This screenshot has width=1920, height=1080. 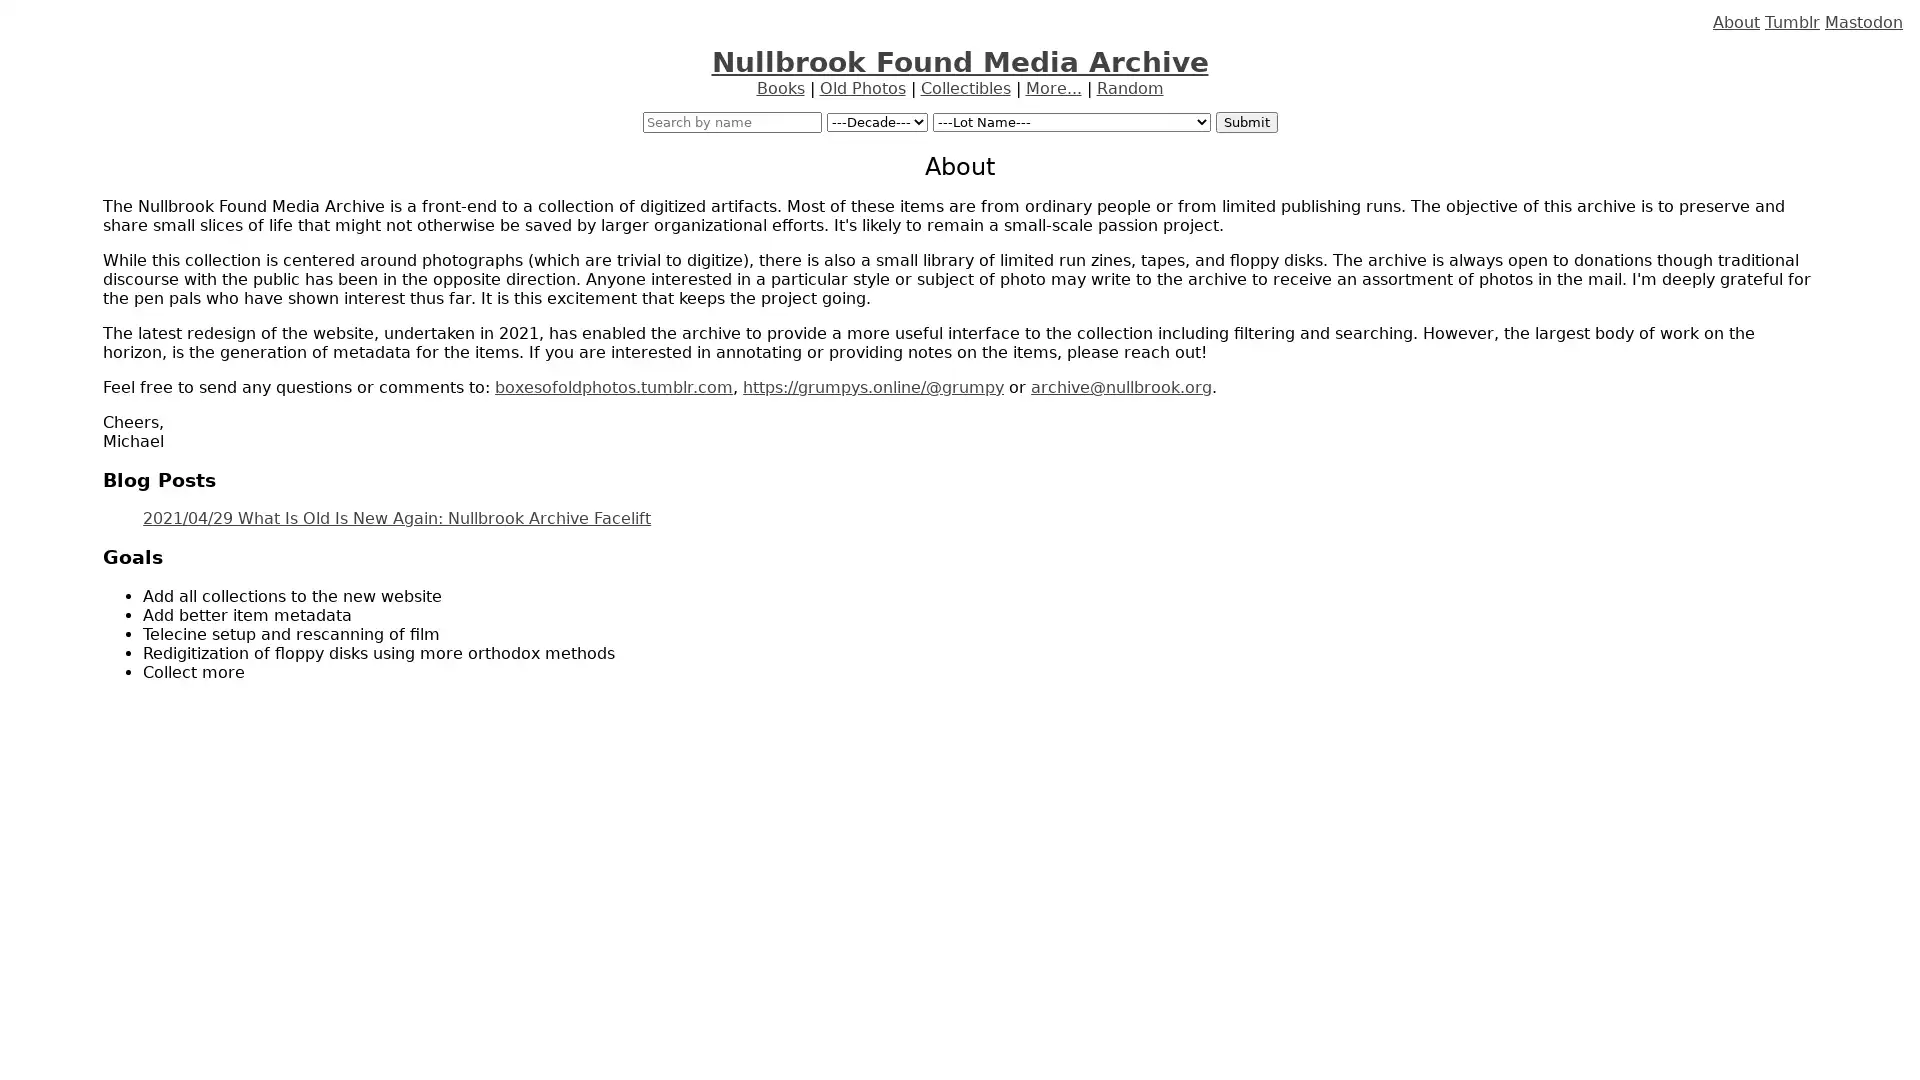 What do you see at coordinates (1245, 122) in the screenshot?
I see `Submit` at bounding box center [1245, 122].